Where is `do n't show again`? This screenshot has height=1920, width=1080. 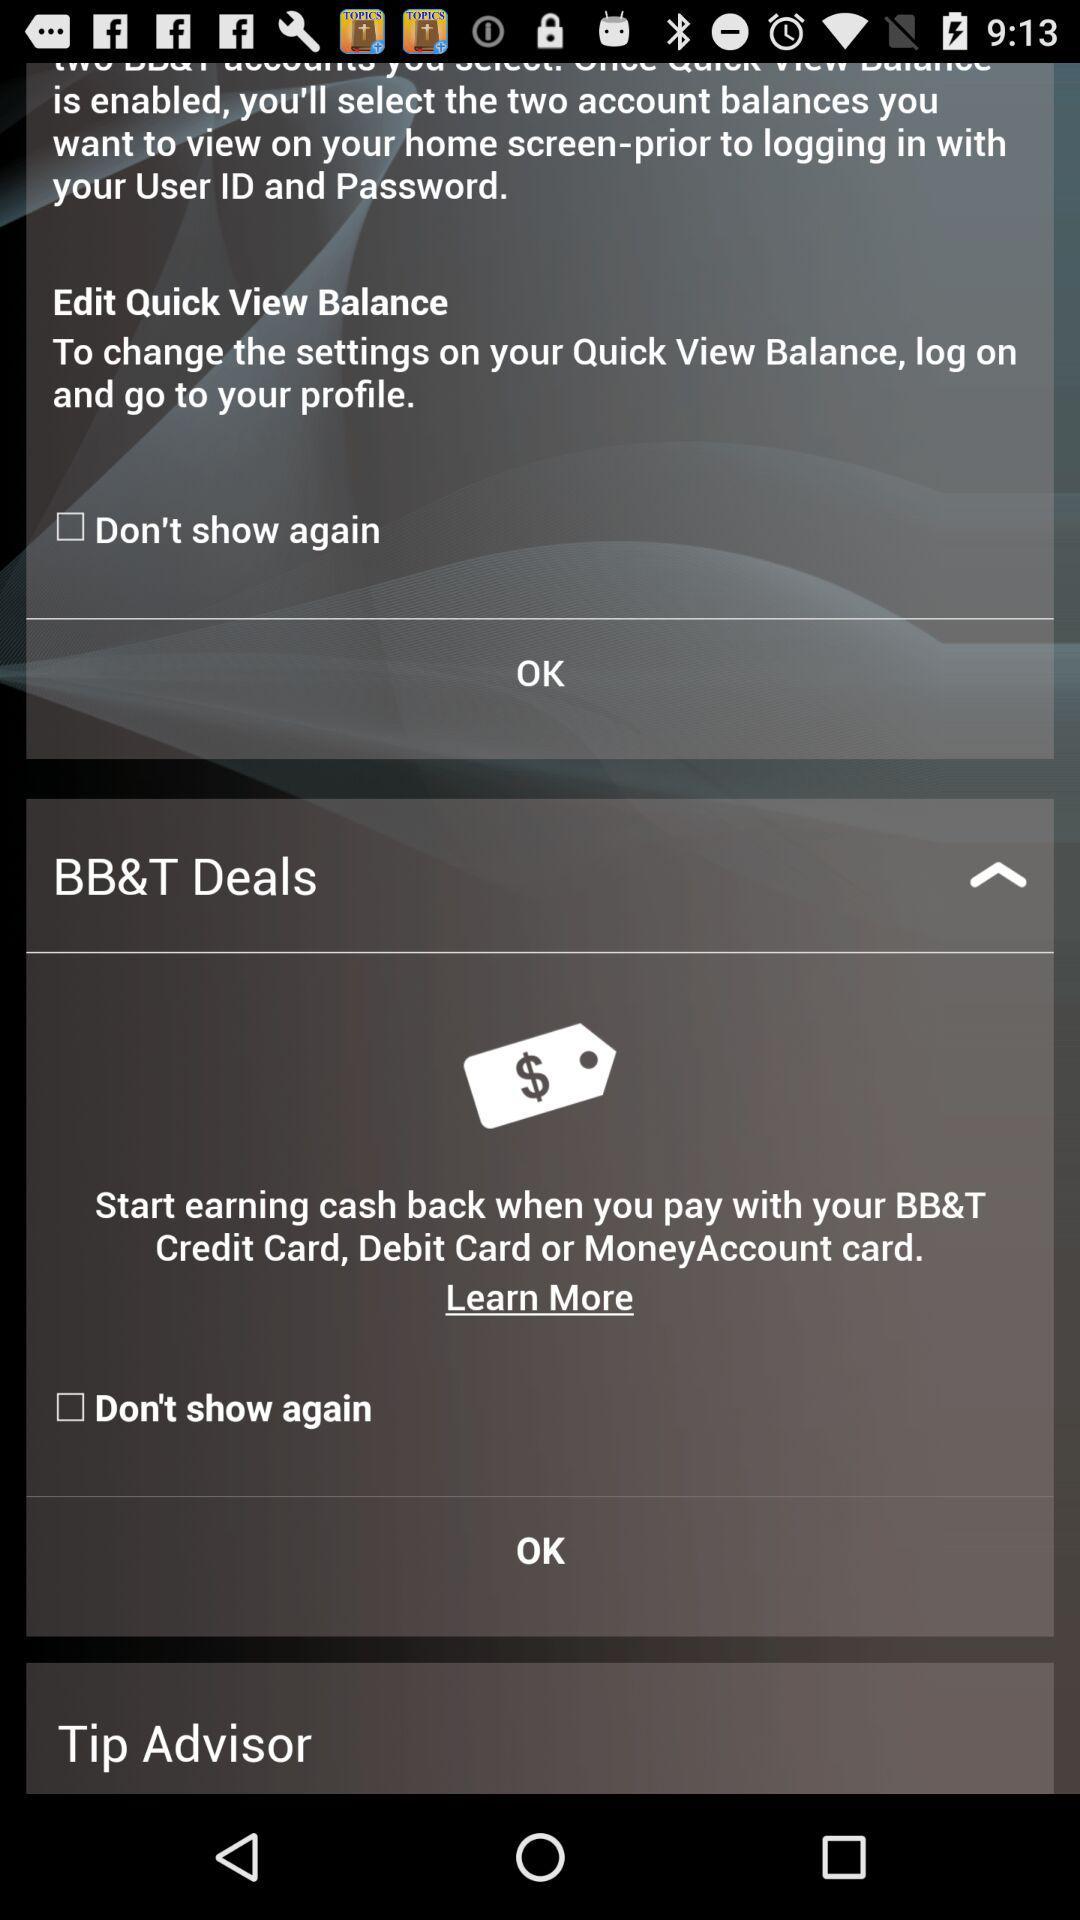 do n't show again is located at coordinates (72, 526).